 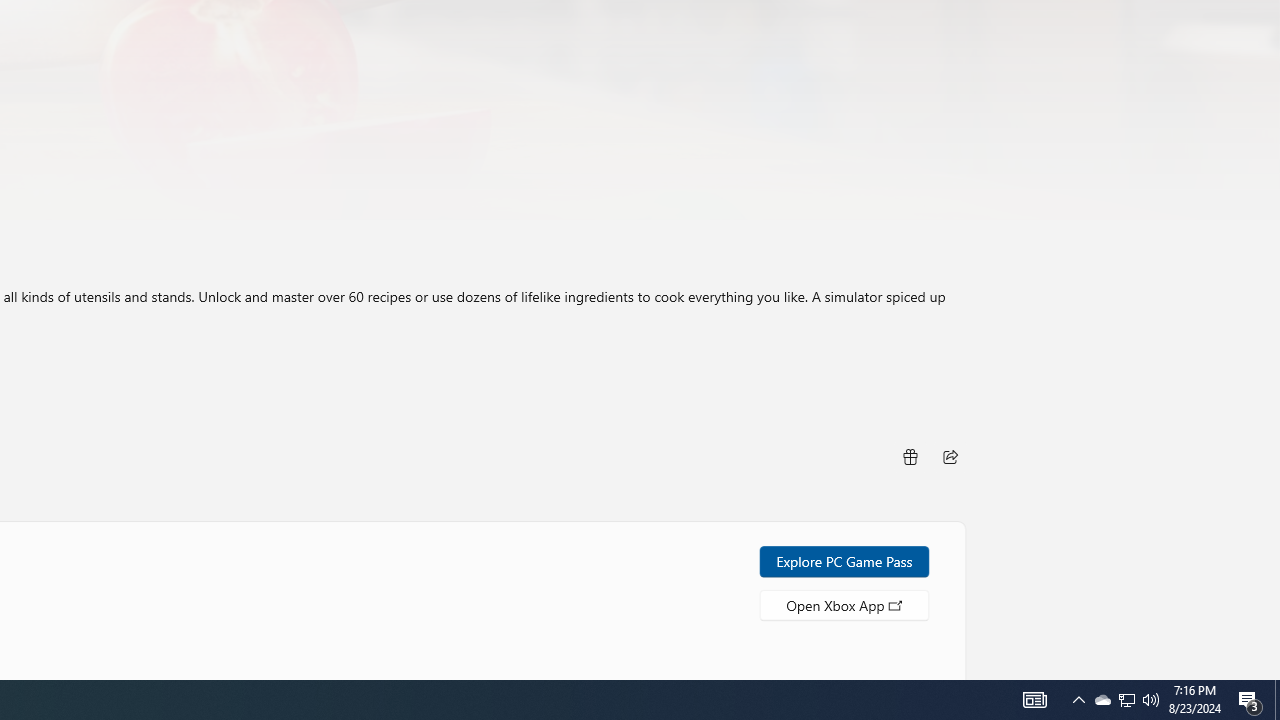 I want to click on 'Open Xbox App', so click(x=844, y=603).